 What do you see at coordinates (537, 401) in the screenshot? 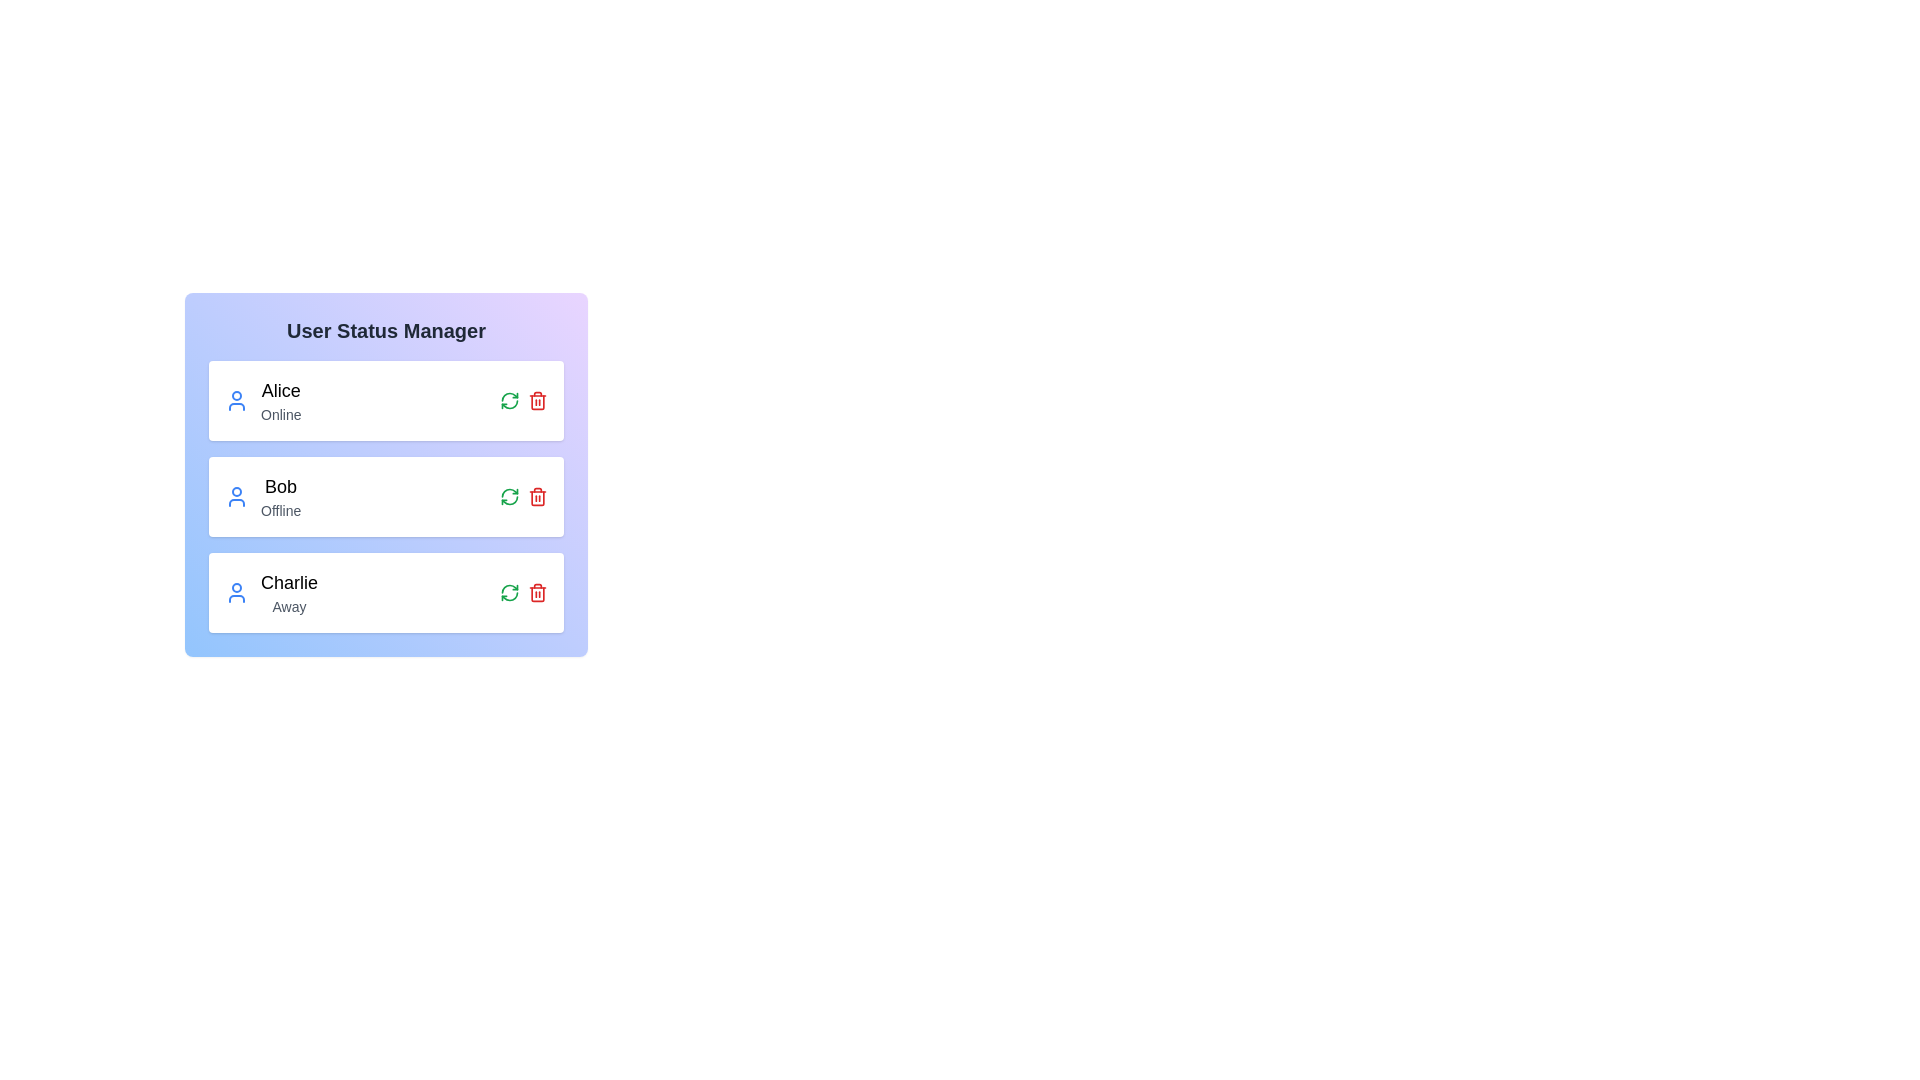
I see `delete button corresponding to the user Alice` at bounding box center [537, 401].